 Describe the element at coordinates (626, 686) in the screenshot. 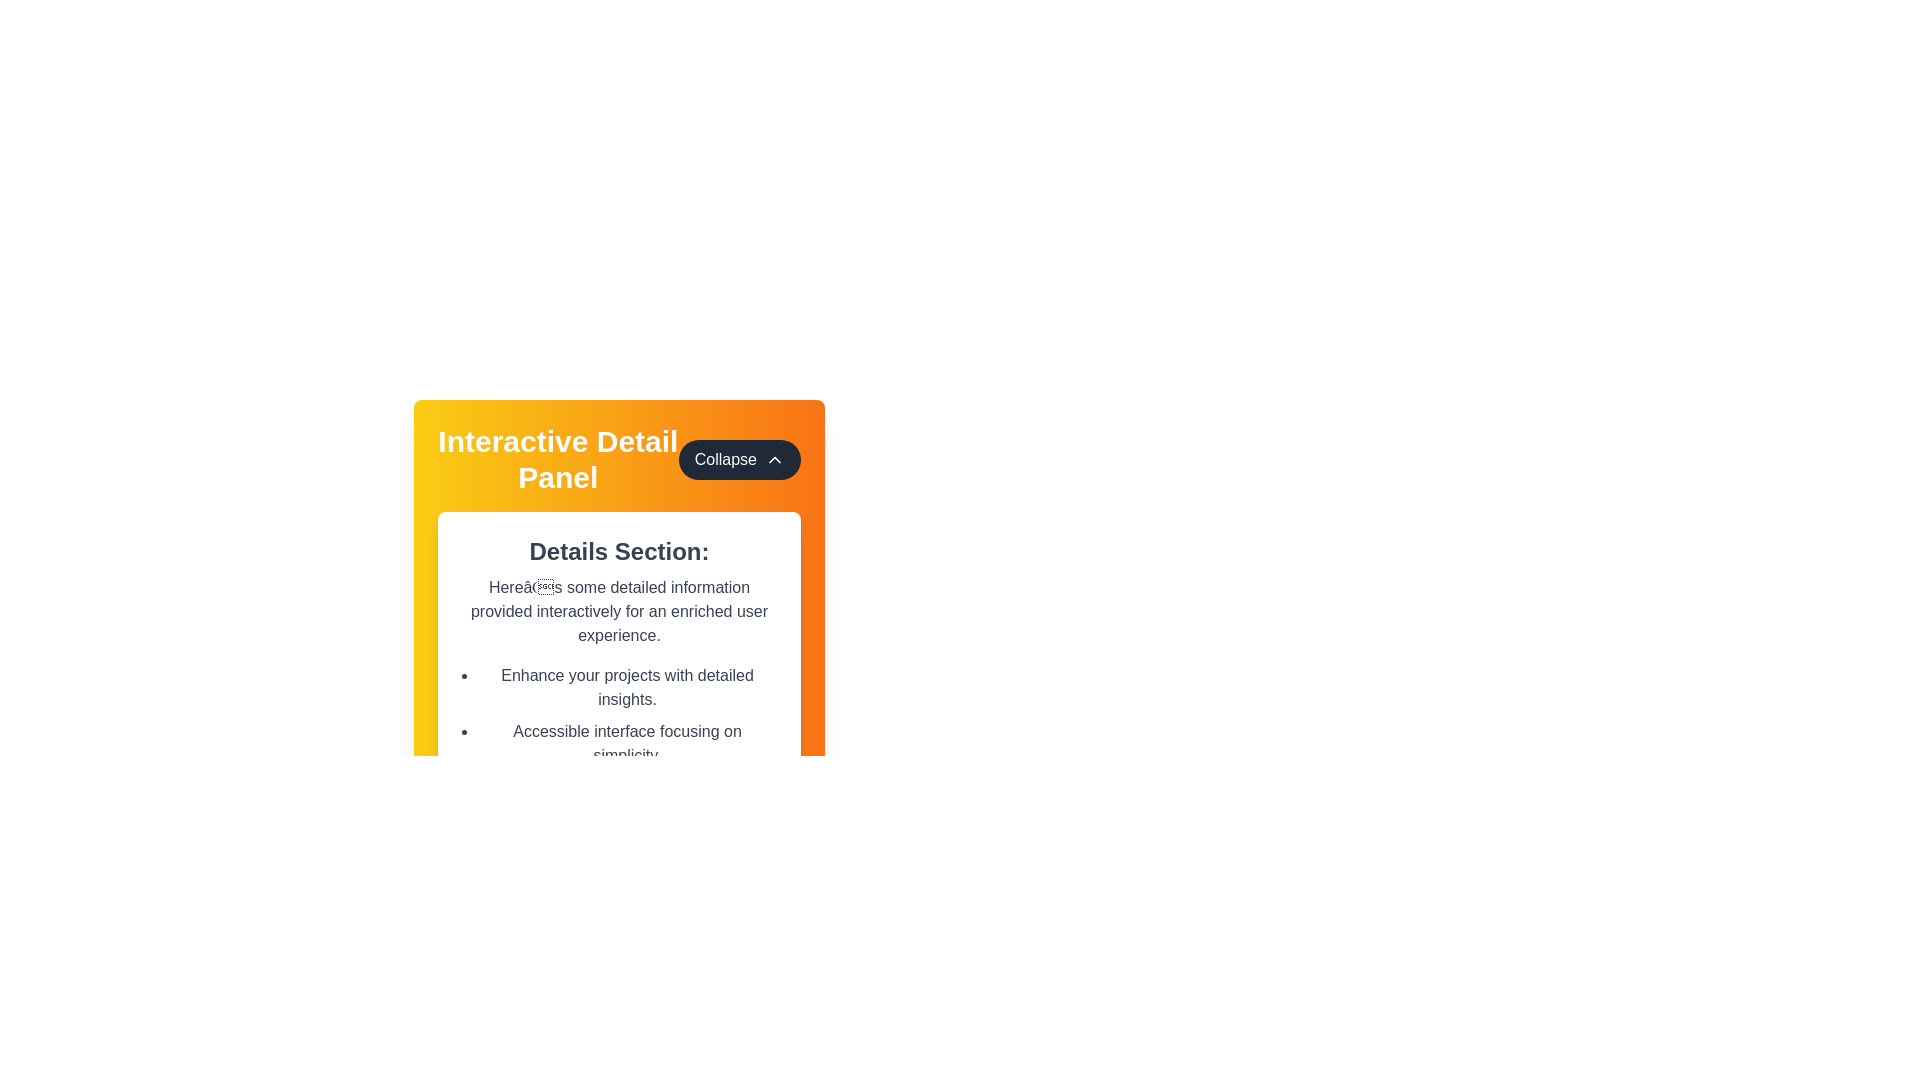

I see `the text 'Enhance your projects with detailed insights.' from the first item in the bulleted list within the 'Interactive Detail Panel.'` at that location.